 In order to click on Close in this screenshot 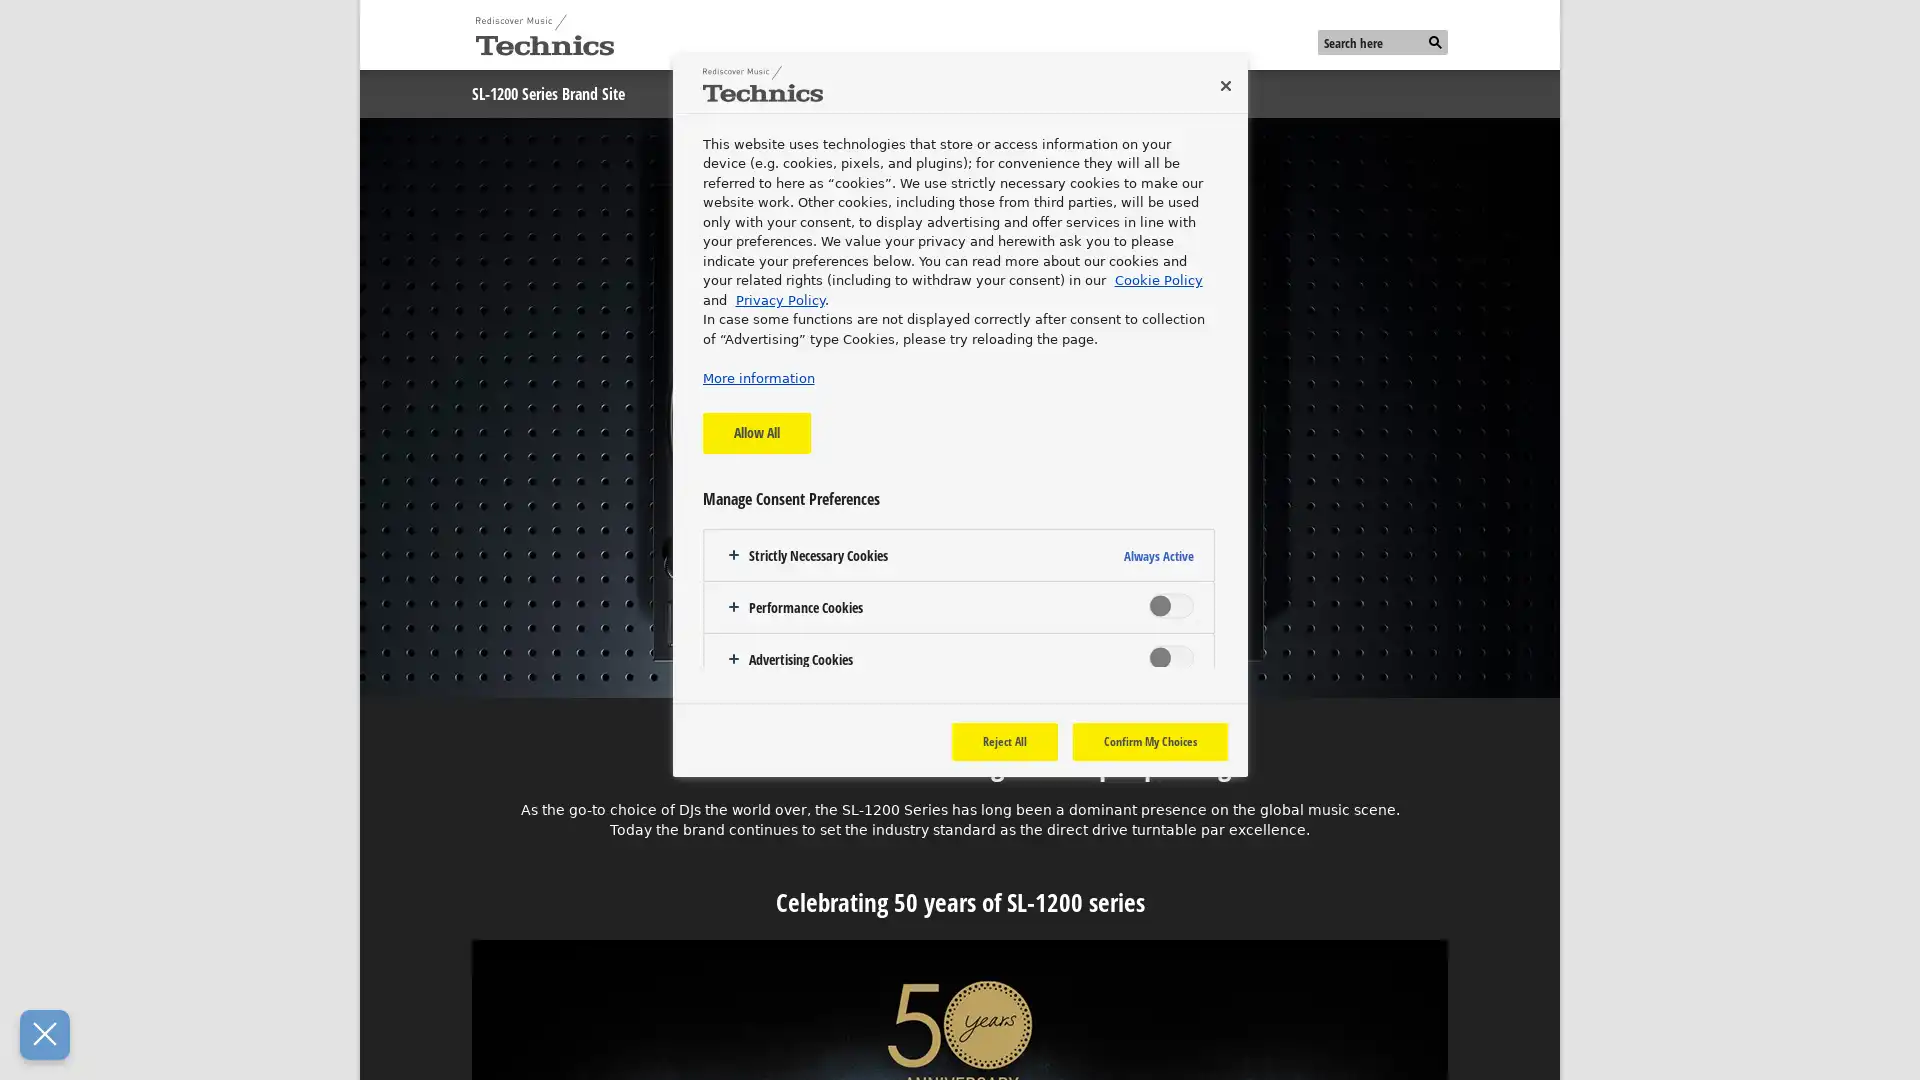, I will do `click(1223, 84)`.